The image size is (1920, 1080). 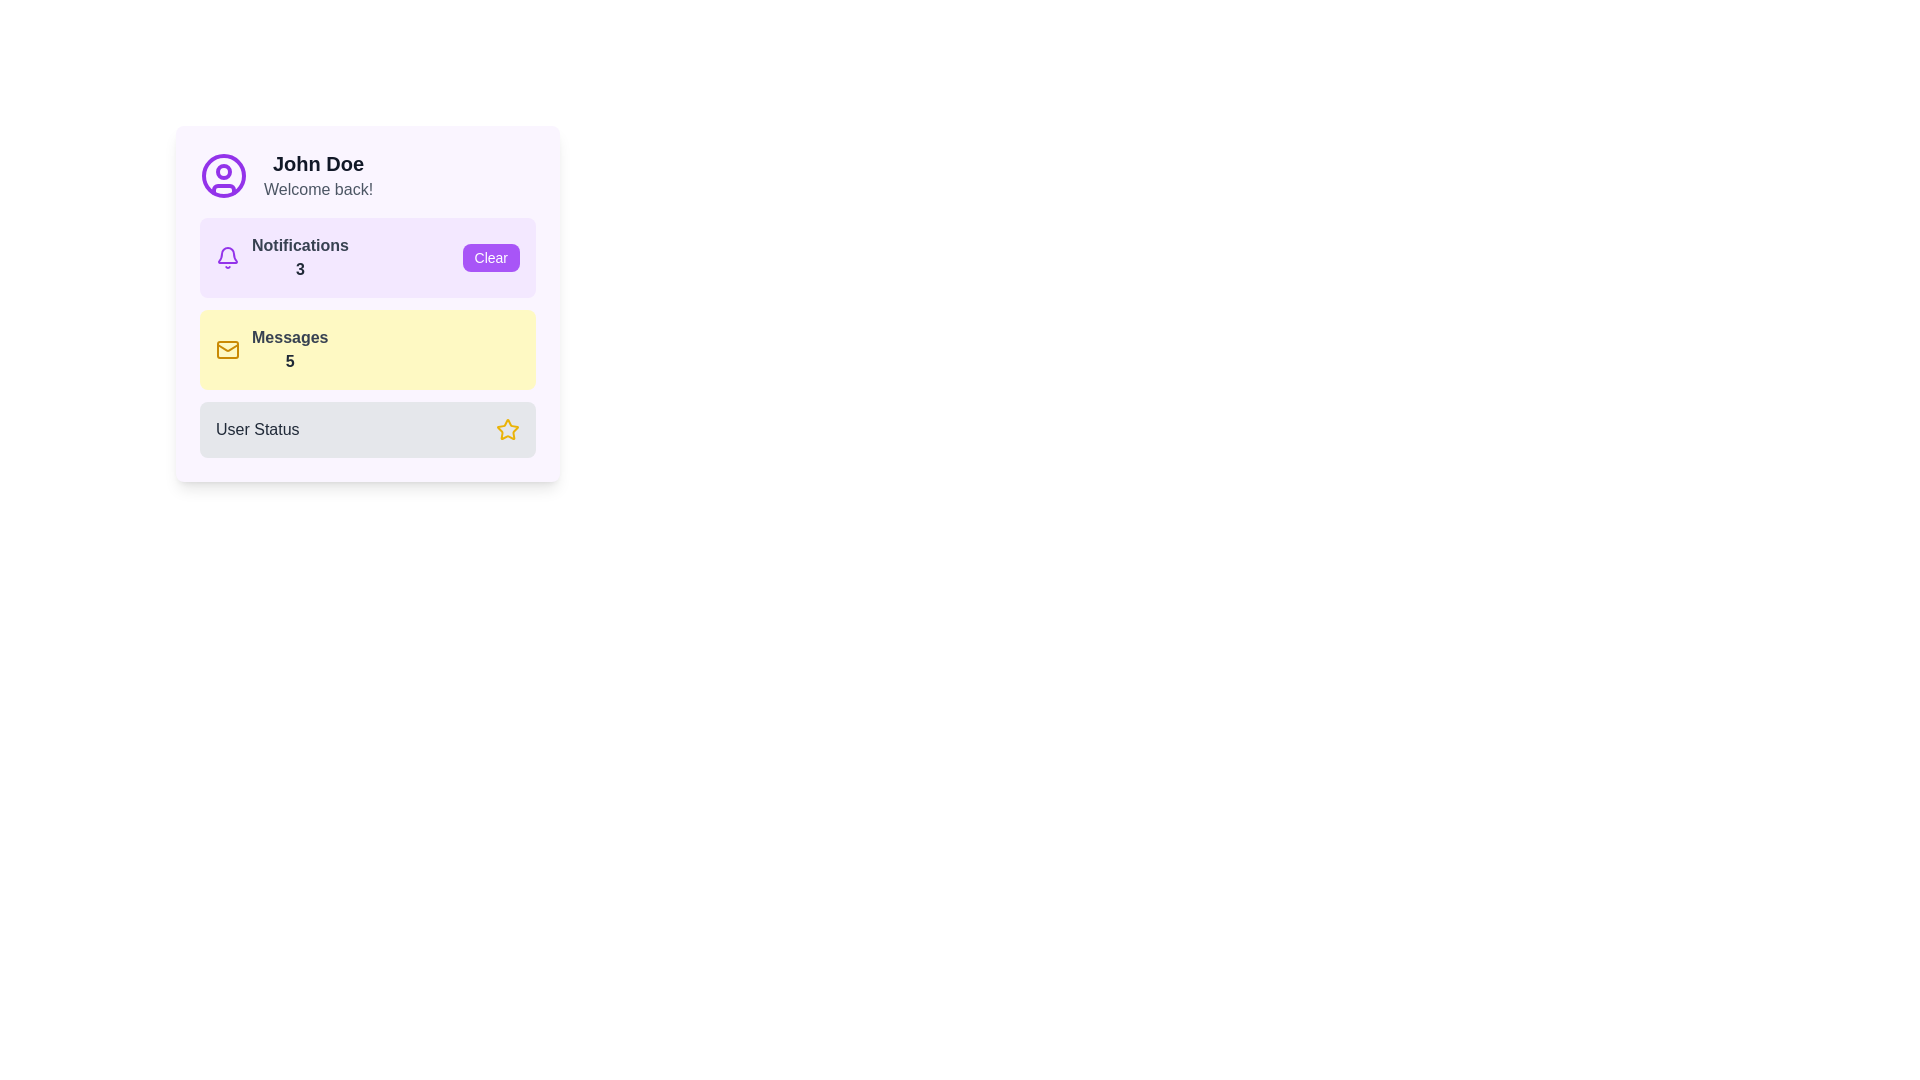 What do you see at coordinates (491, 257) in the screenshot?
I see `the 'Clear' button with white text on a purple background located in the notification section of the card to trigger the hover color change` at bounding box center [491, 257].